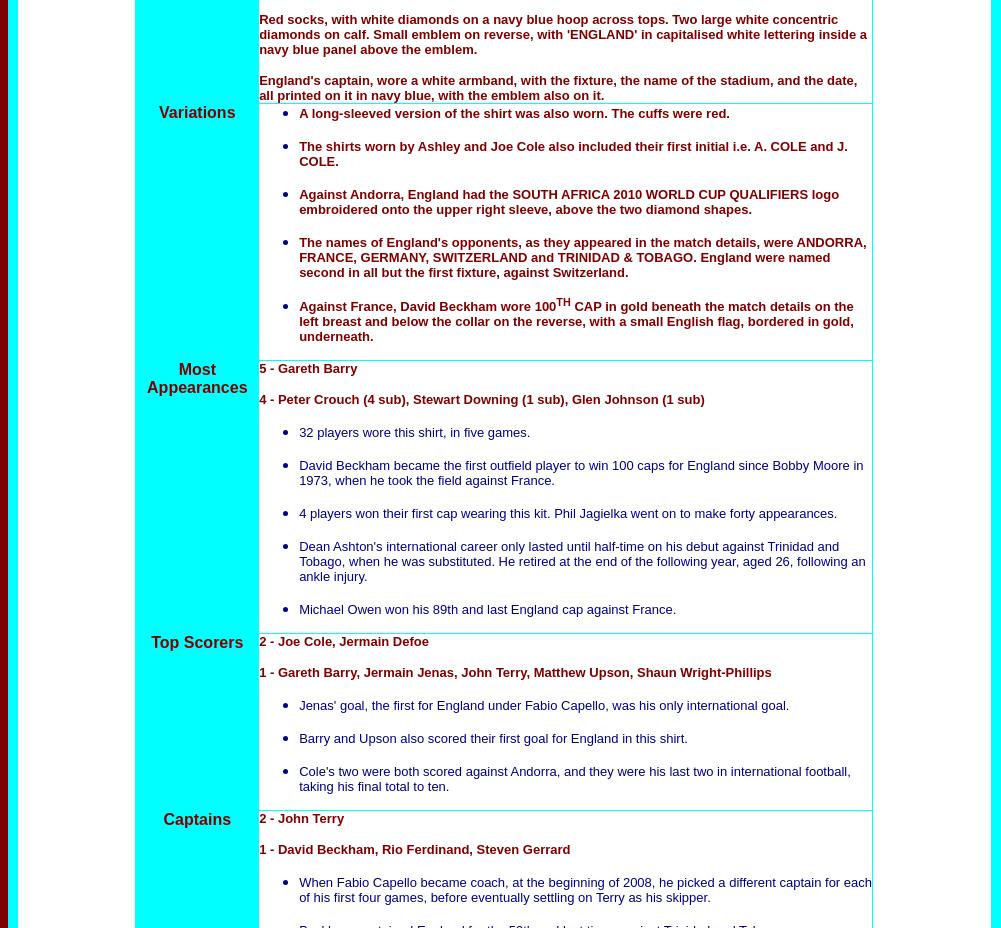 This screenshot has height=928, width=1001. I want to click on 'CAP in gold beneath the match 
		details on the left breast and below the collar on the reverse, with a 
		small English flag, bordered in gold, underneath.', so click(575, 320).